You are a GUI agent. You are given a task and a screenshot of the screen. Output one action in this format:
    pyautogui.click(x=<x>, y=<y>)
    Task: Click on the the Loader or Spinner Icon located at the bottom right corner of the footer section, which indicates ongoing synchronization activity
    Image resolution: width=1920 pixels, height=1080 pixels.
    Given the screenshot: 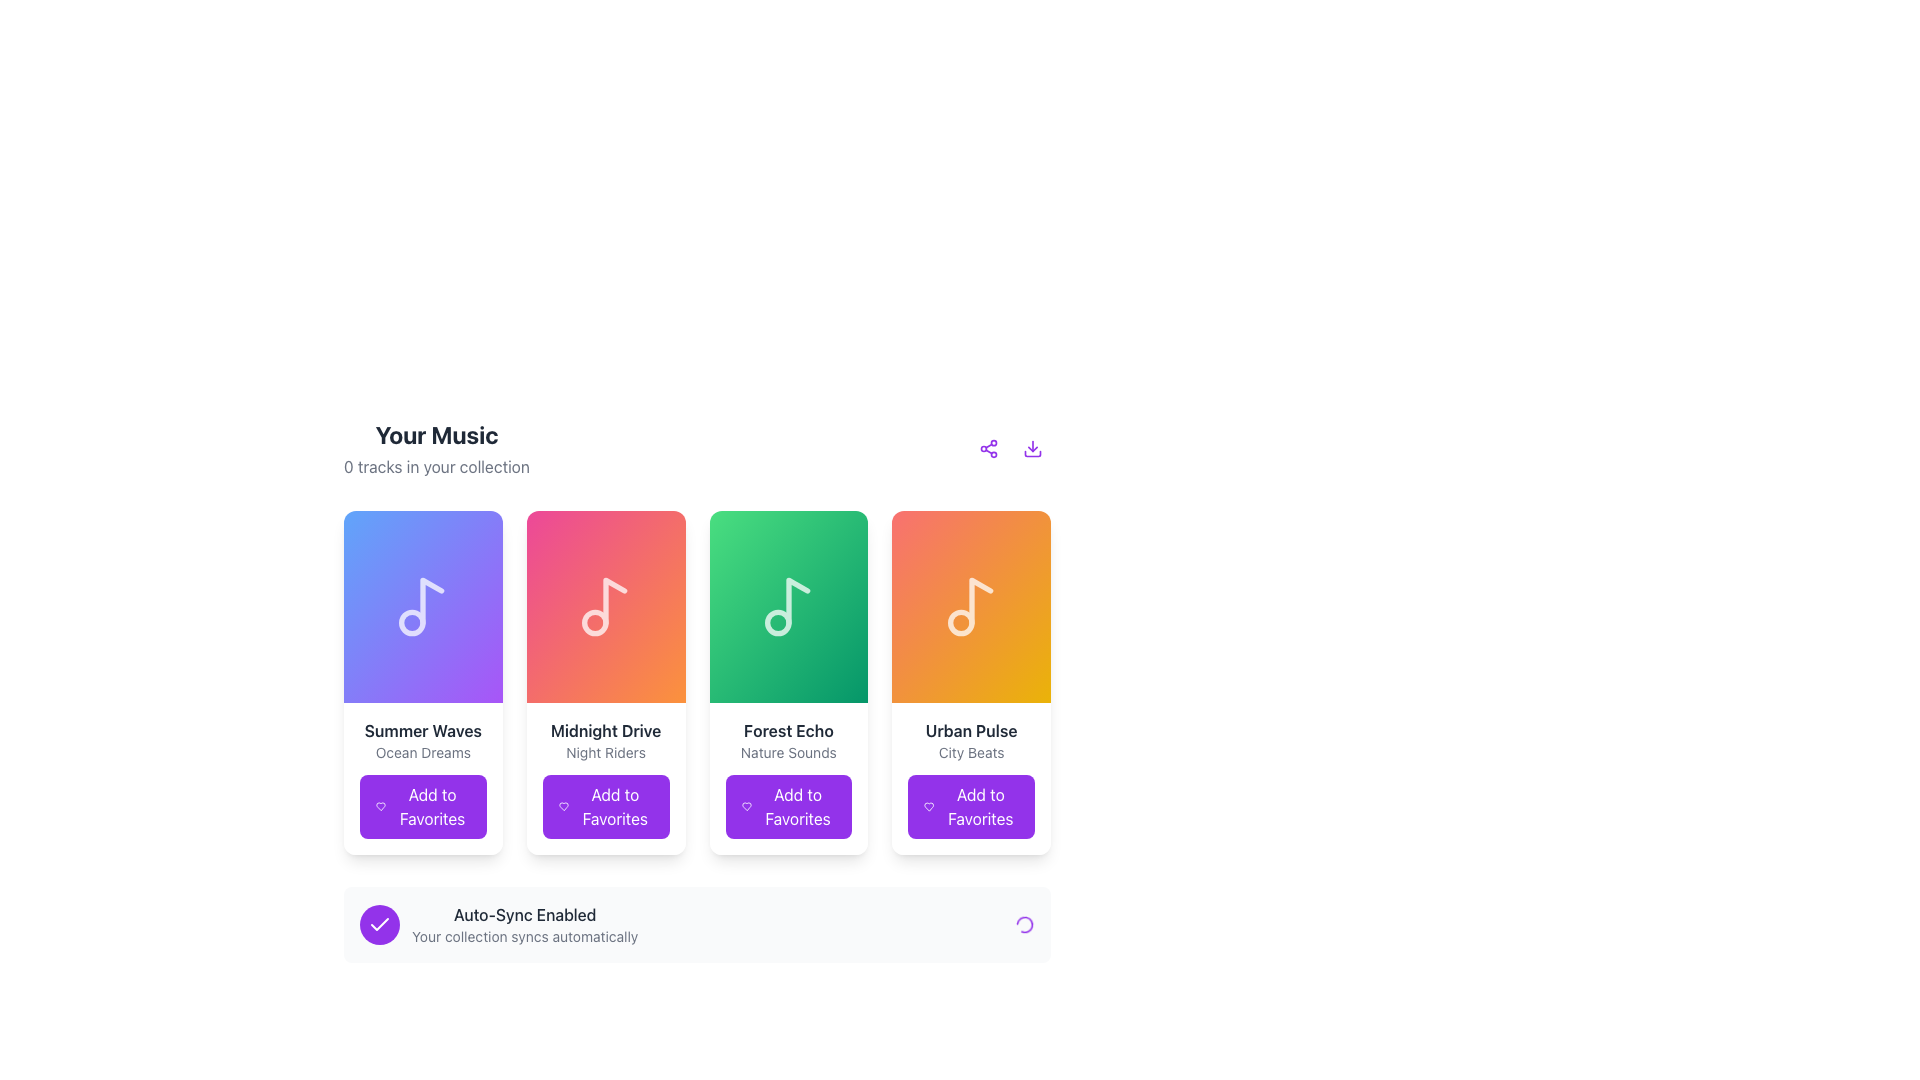 What is the action you would take?
    pyautogui.click(x=1025, y=925)
    